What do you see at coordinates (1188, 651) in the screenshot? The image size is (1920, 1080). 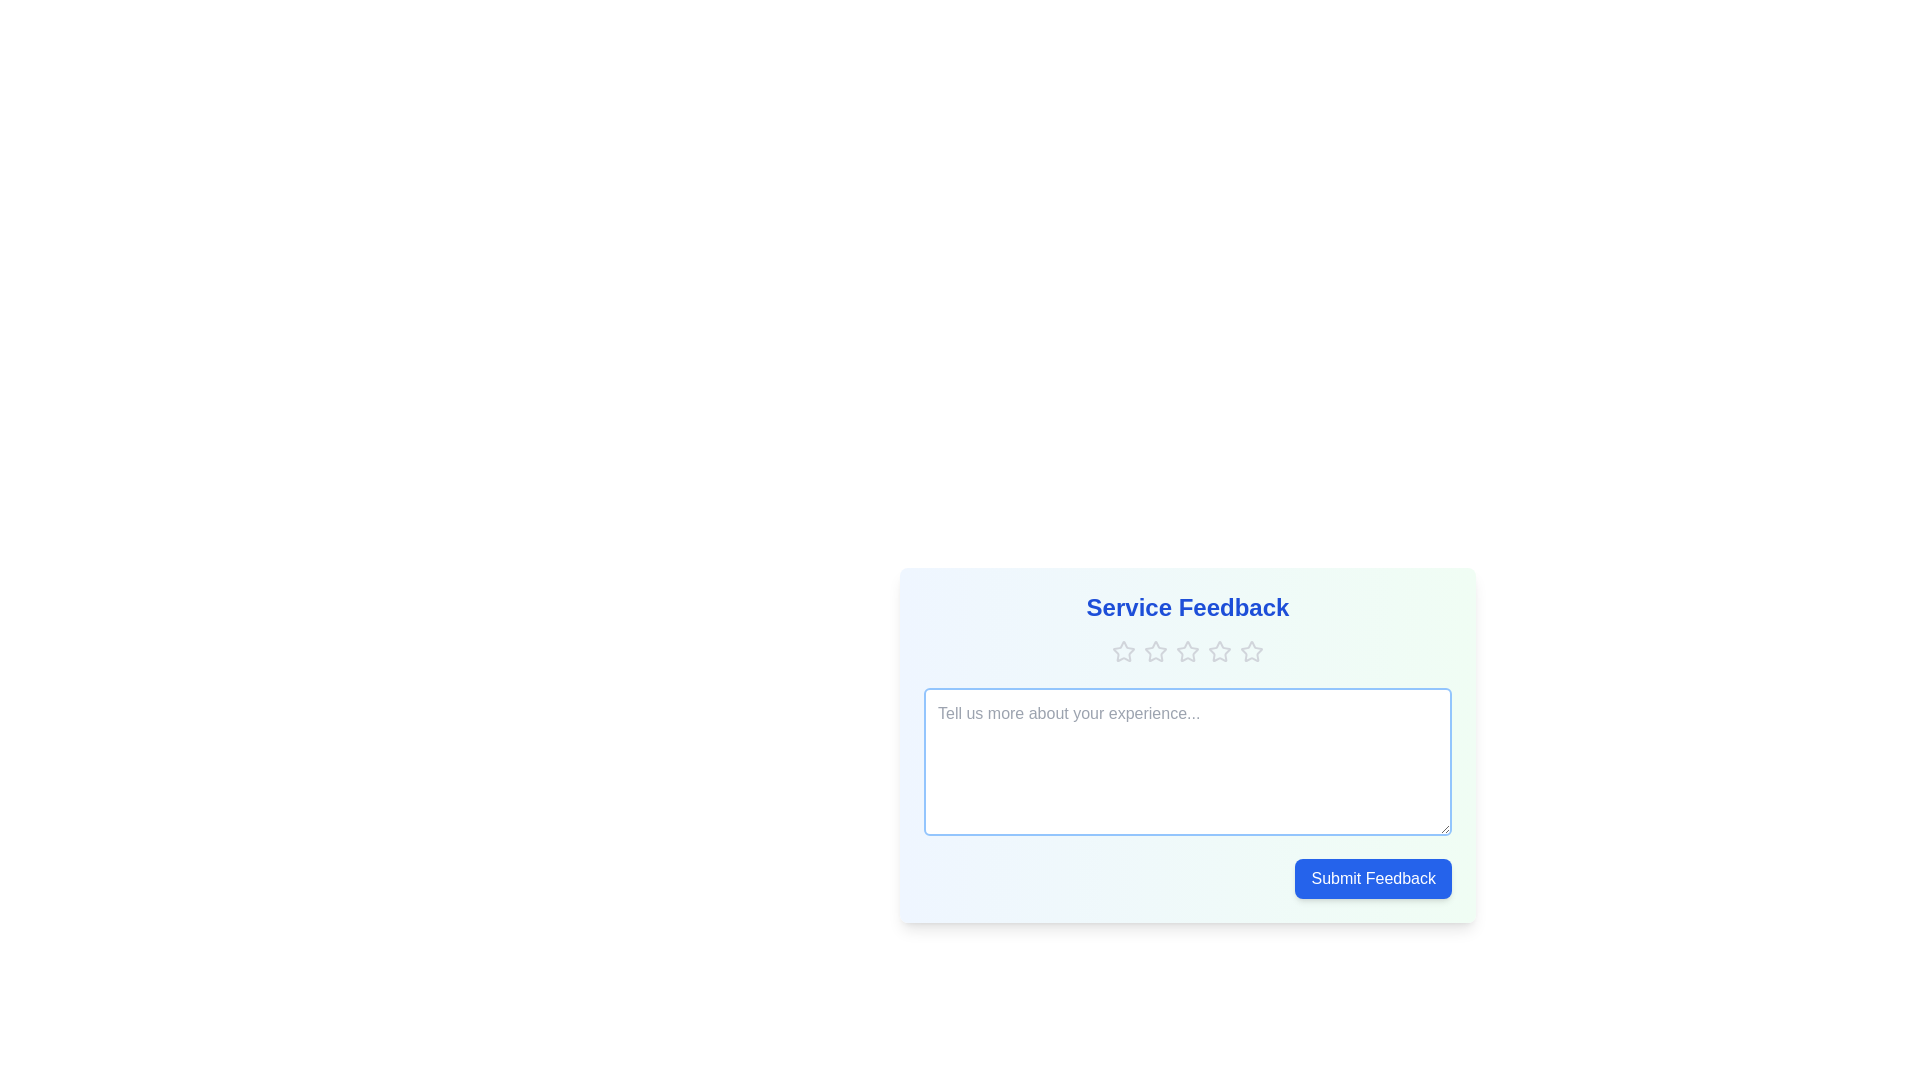 I see `the star corresponding to the desired rating 3` at bounding box center [1188, 651].